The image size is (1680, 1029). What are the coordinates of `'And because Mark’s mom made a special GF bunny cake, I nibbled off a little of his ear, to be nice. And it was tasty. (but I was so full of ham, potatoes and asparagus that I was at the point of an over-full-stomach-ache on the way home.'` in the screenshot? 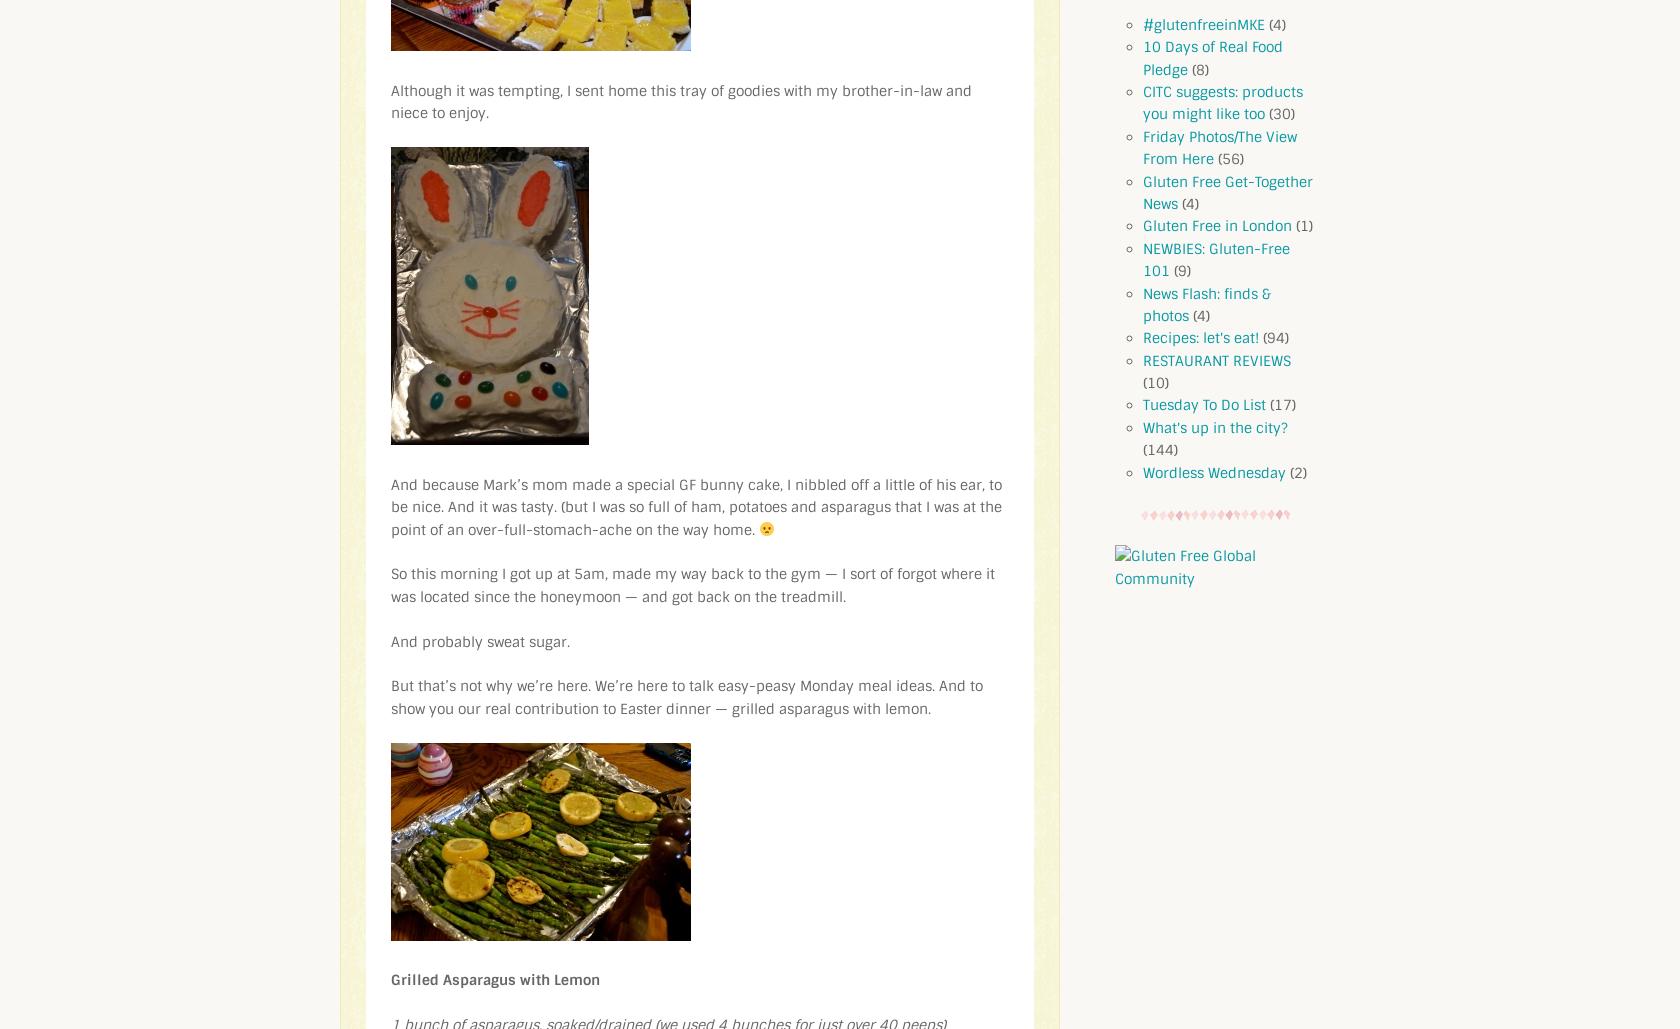 It's located at (696, 506).